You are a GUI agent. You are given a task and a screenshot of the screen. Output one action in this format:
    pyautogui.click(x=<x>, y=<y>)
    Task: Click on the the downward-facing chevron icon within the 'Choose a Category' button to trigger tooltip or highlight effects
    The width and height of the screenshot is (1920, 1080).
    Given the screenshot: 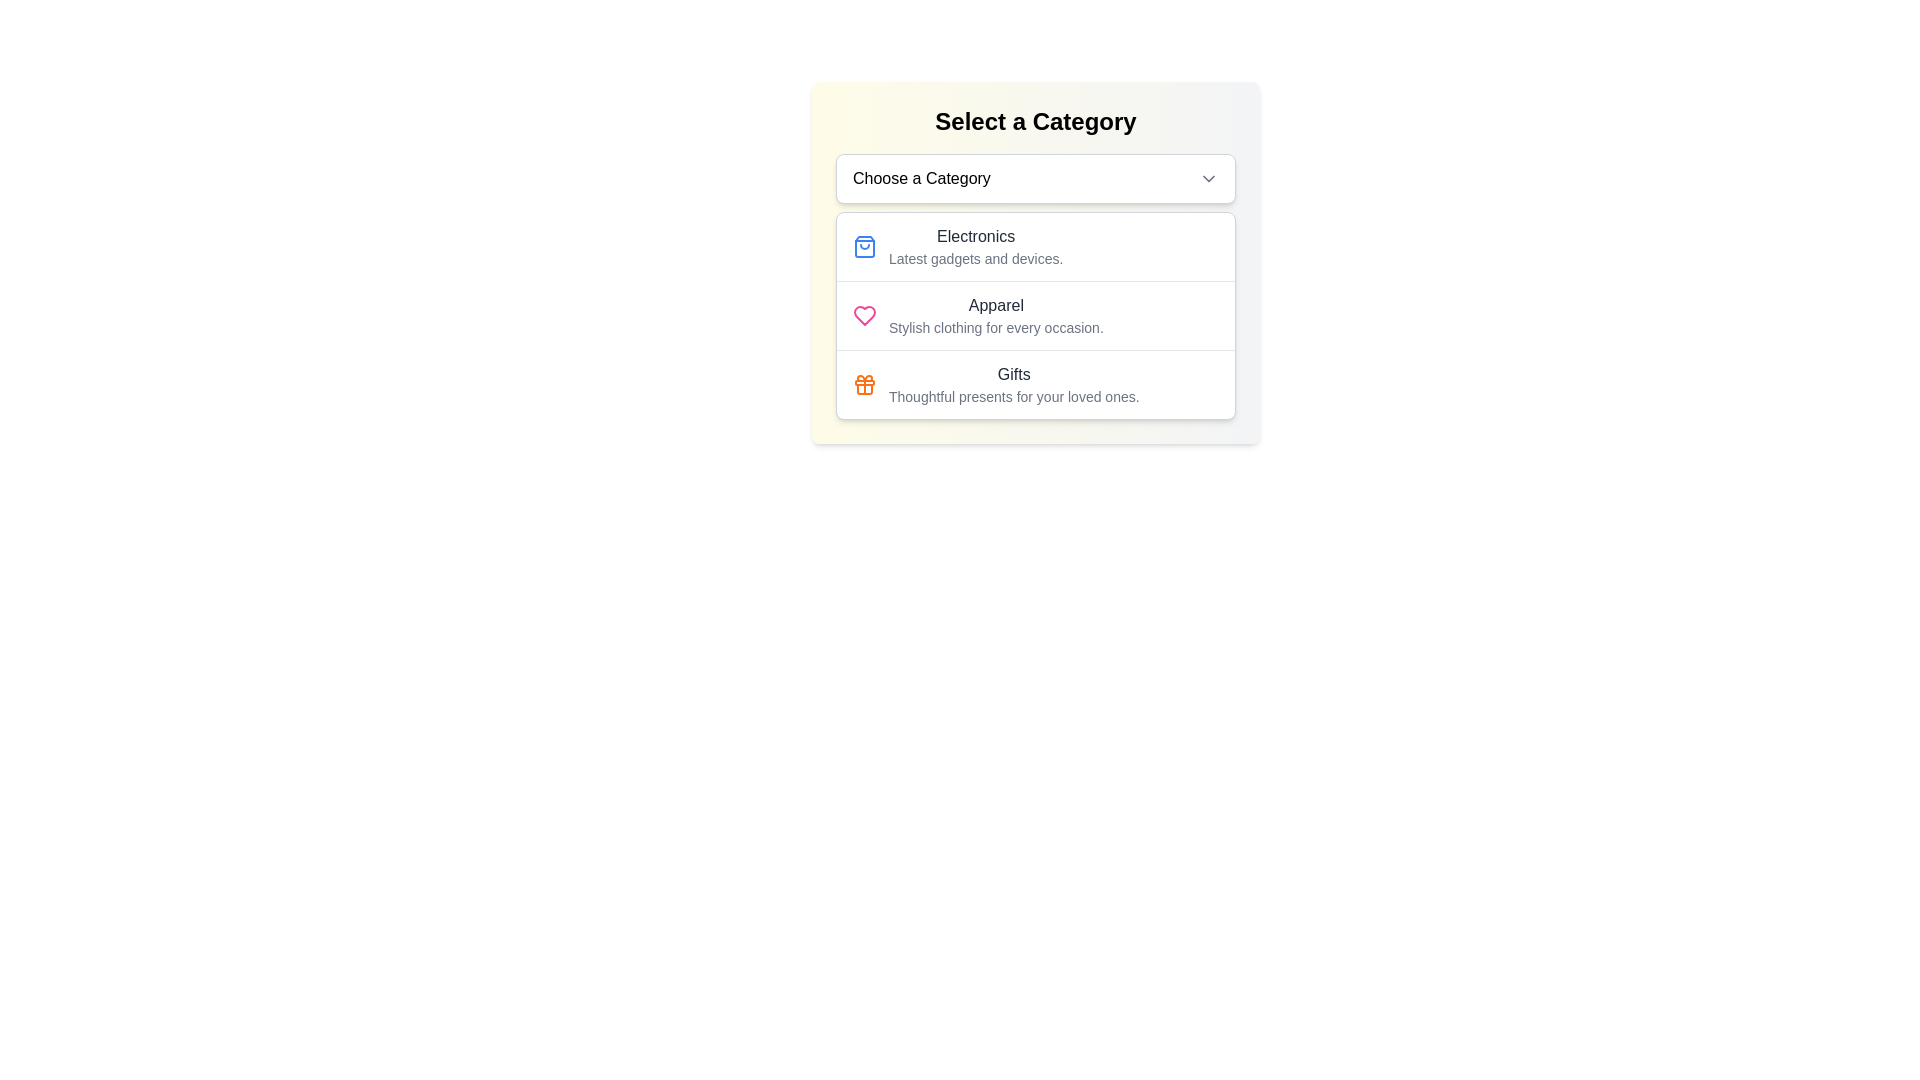 What is the action you would take?
    pyautogui.click(x=1208, y=177)
    